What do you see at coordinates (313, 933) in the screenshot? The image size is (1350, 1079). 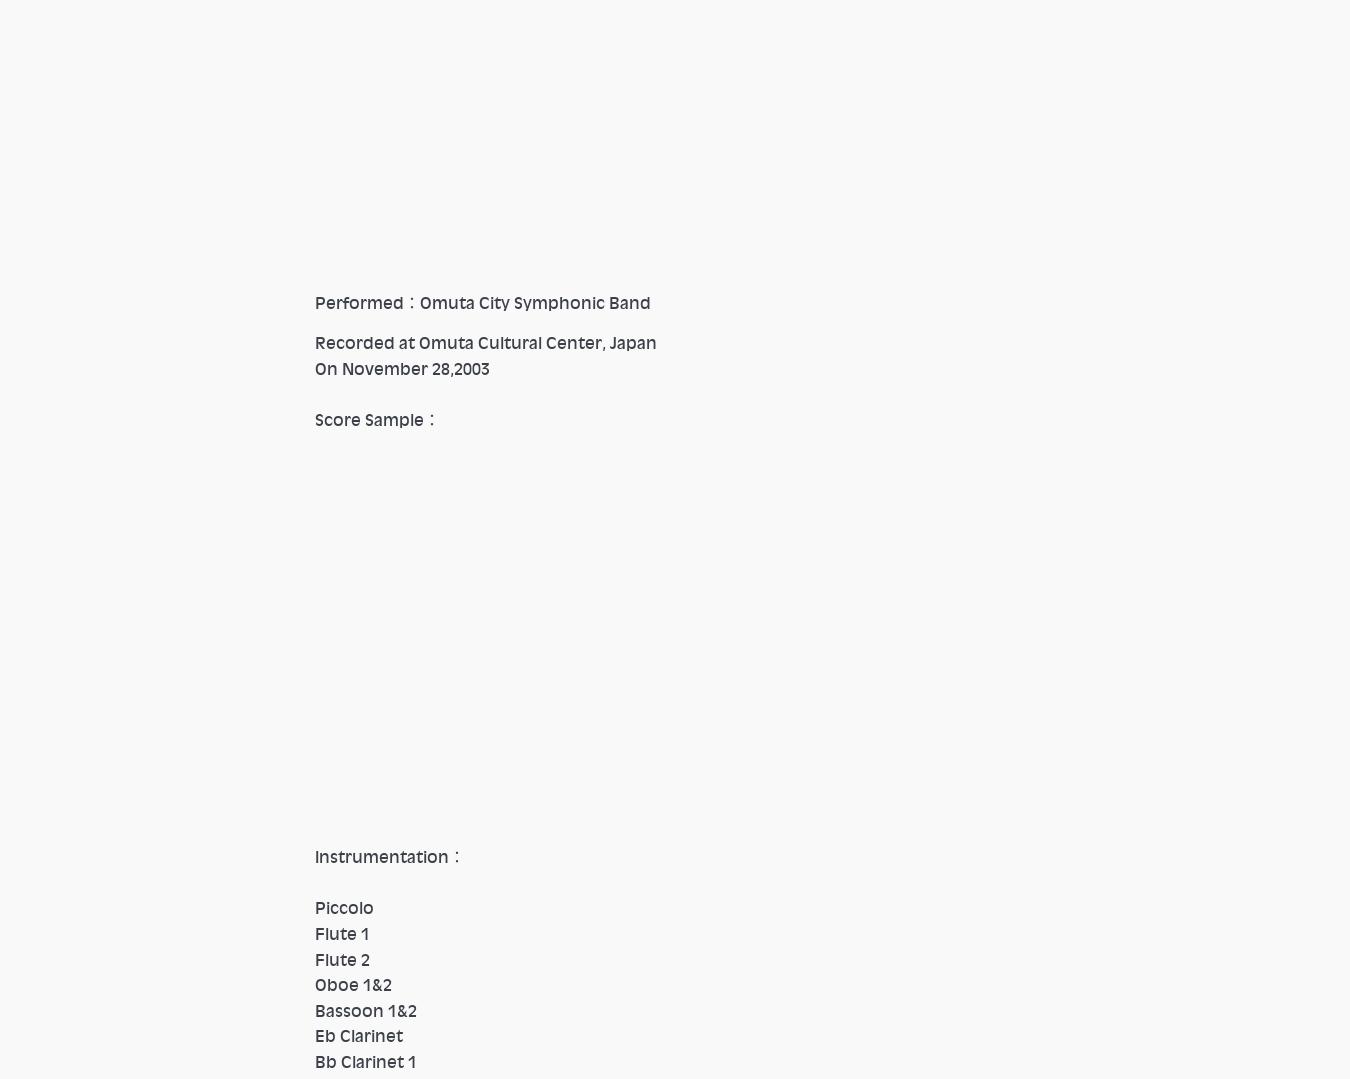 I see `'Flute 1'` at bounding box center [313, 933].